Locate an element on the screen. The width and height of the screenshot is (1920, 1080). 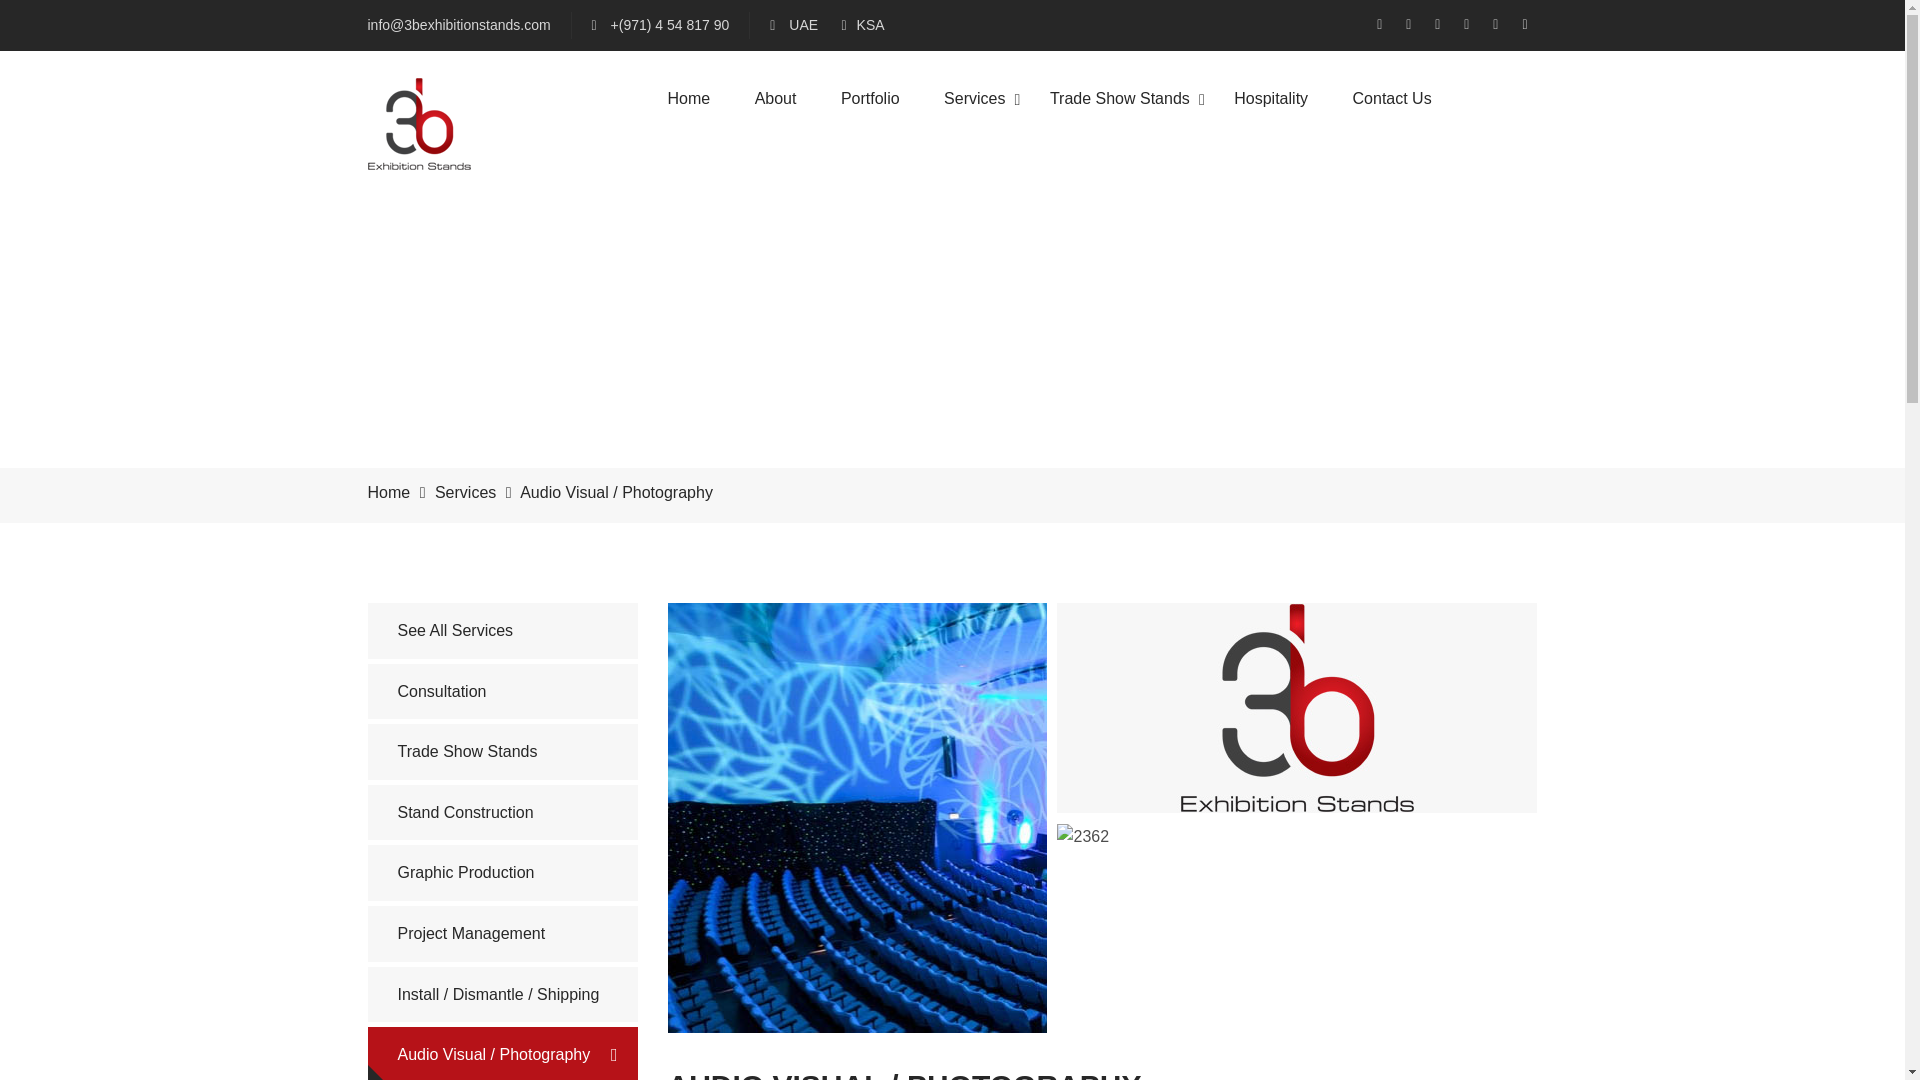
'Hospitality' is located at coordinates (1270, 98).